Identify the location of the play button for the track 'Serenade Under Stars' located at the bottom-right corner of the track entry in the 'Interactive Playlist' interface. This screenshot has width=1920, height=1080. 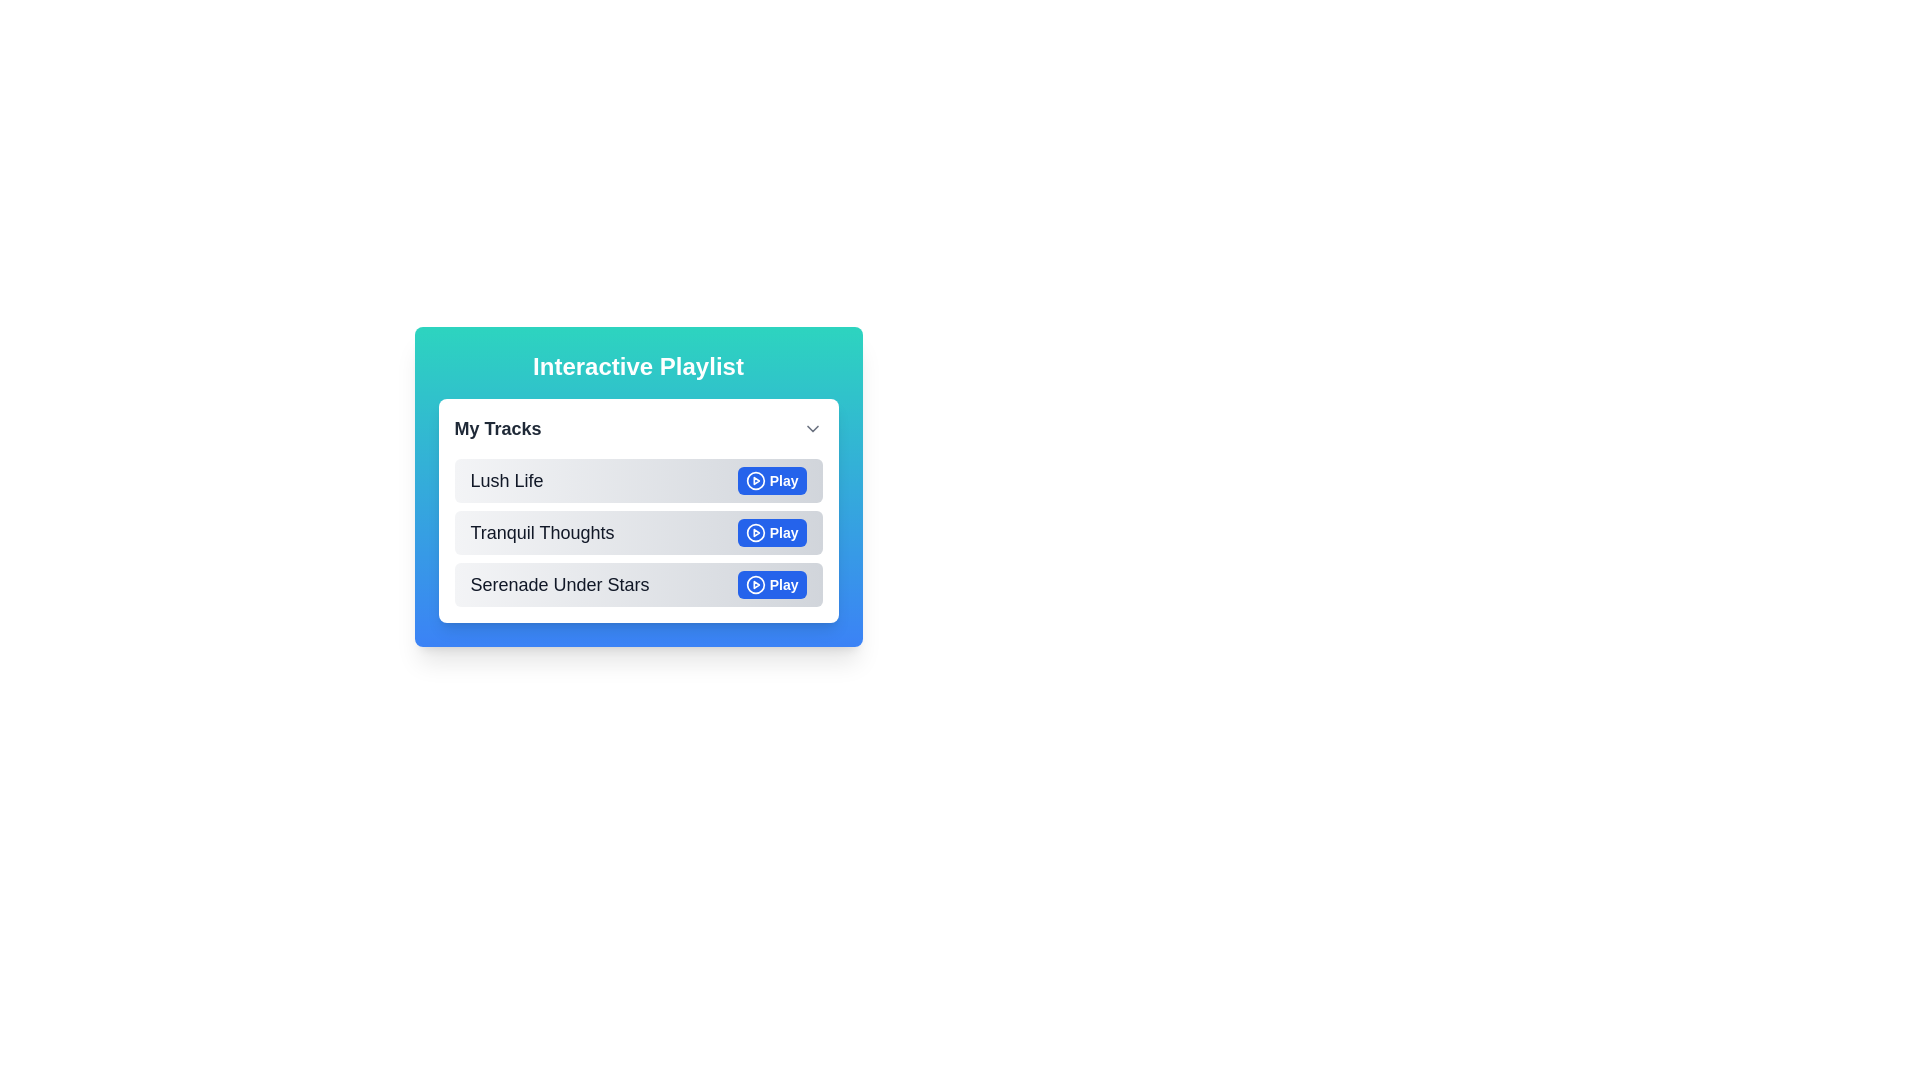
(771, 585).